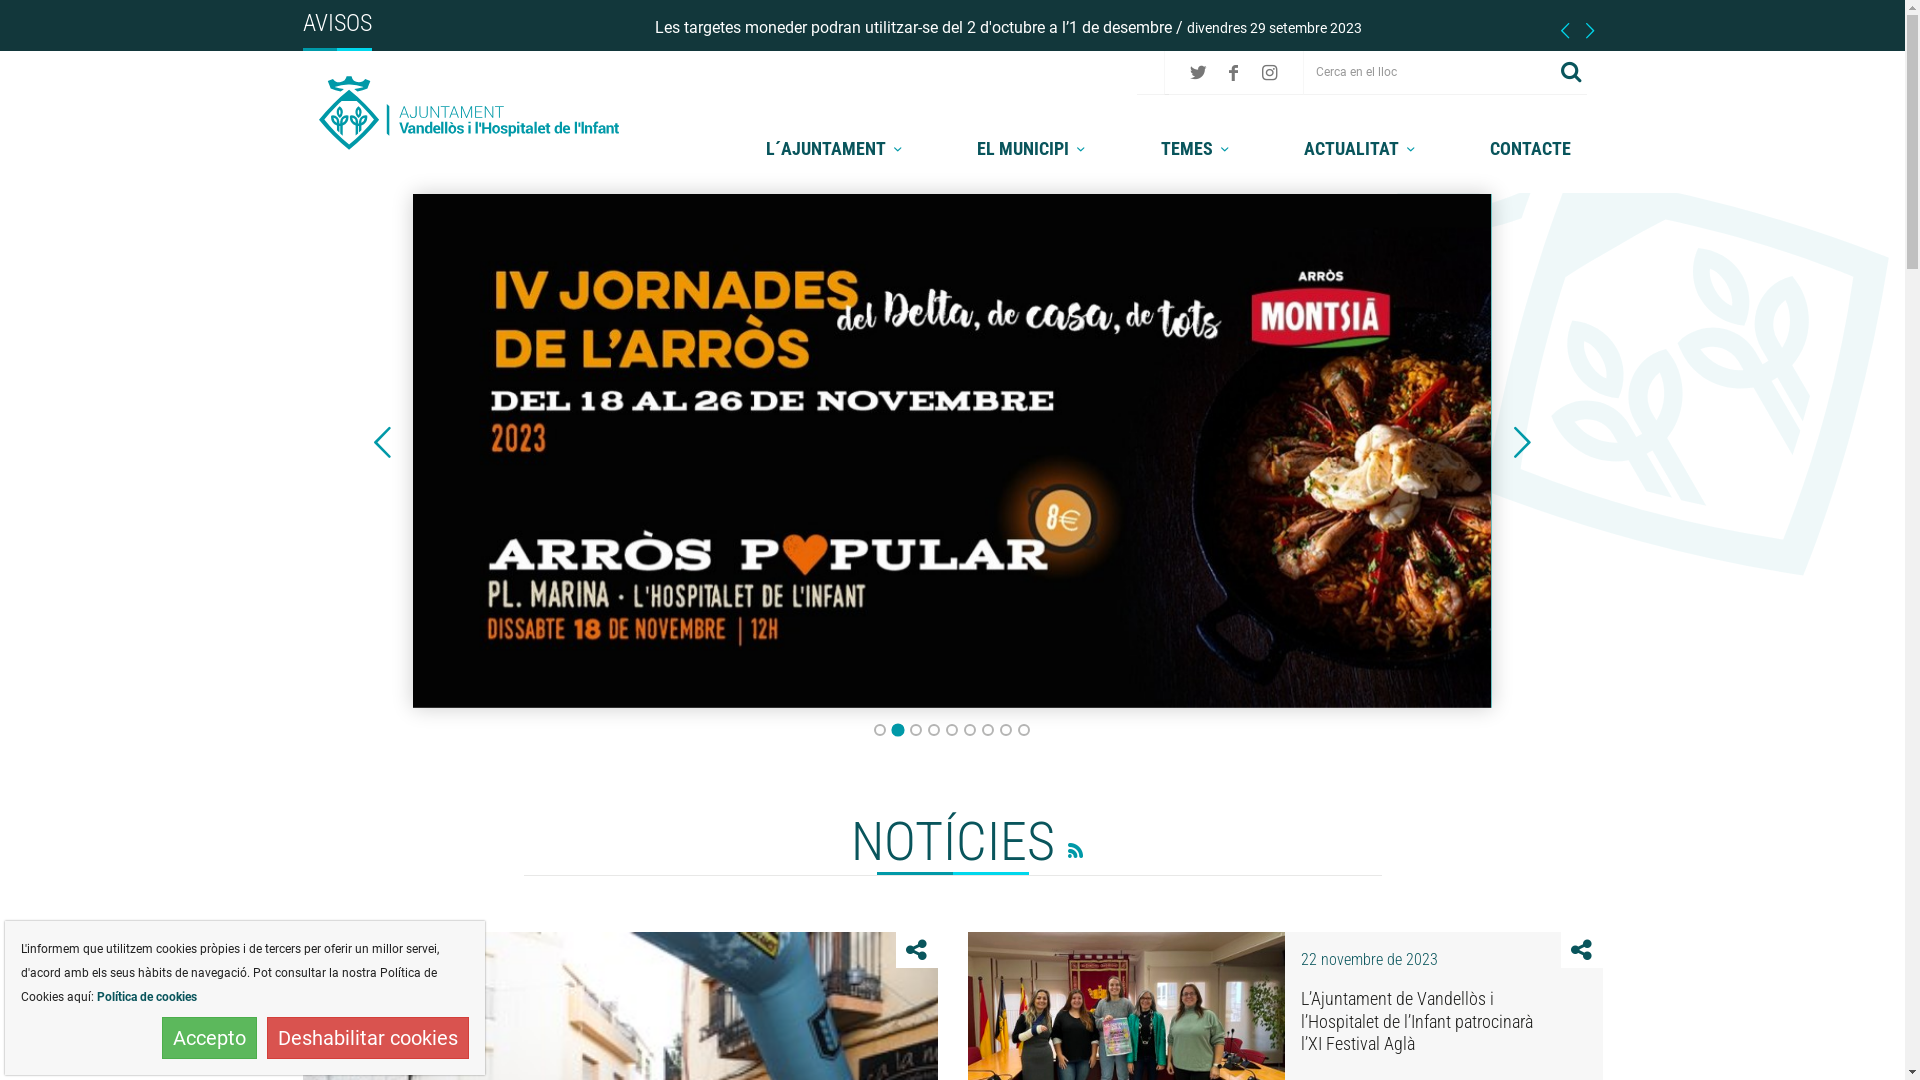 The width and height of the screenshot is (1920, 1080). Describe the element at coordinates (382, 442) in the screenshot. I see `'Anterior'` at that location.